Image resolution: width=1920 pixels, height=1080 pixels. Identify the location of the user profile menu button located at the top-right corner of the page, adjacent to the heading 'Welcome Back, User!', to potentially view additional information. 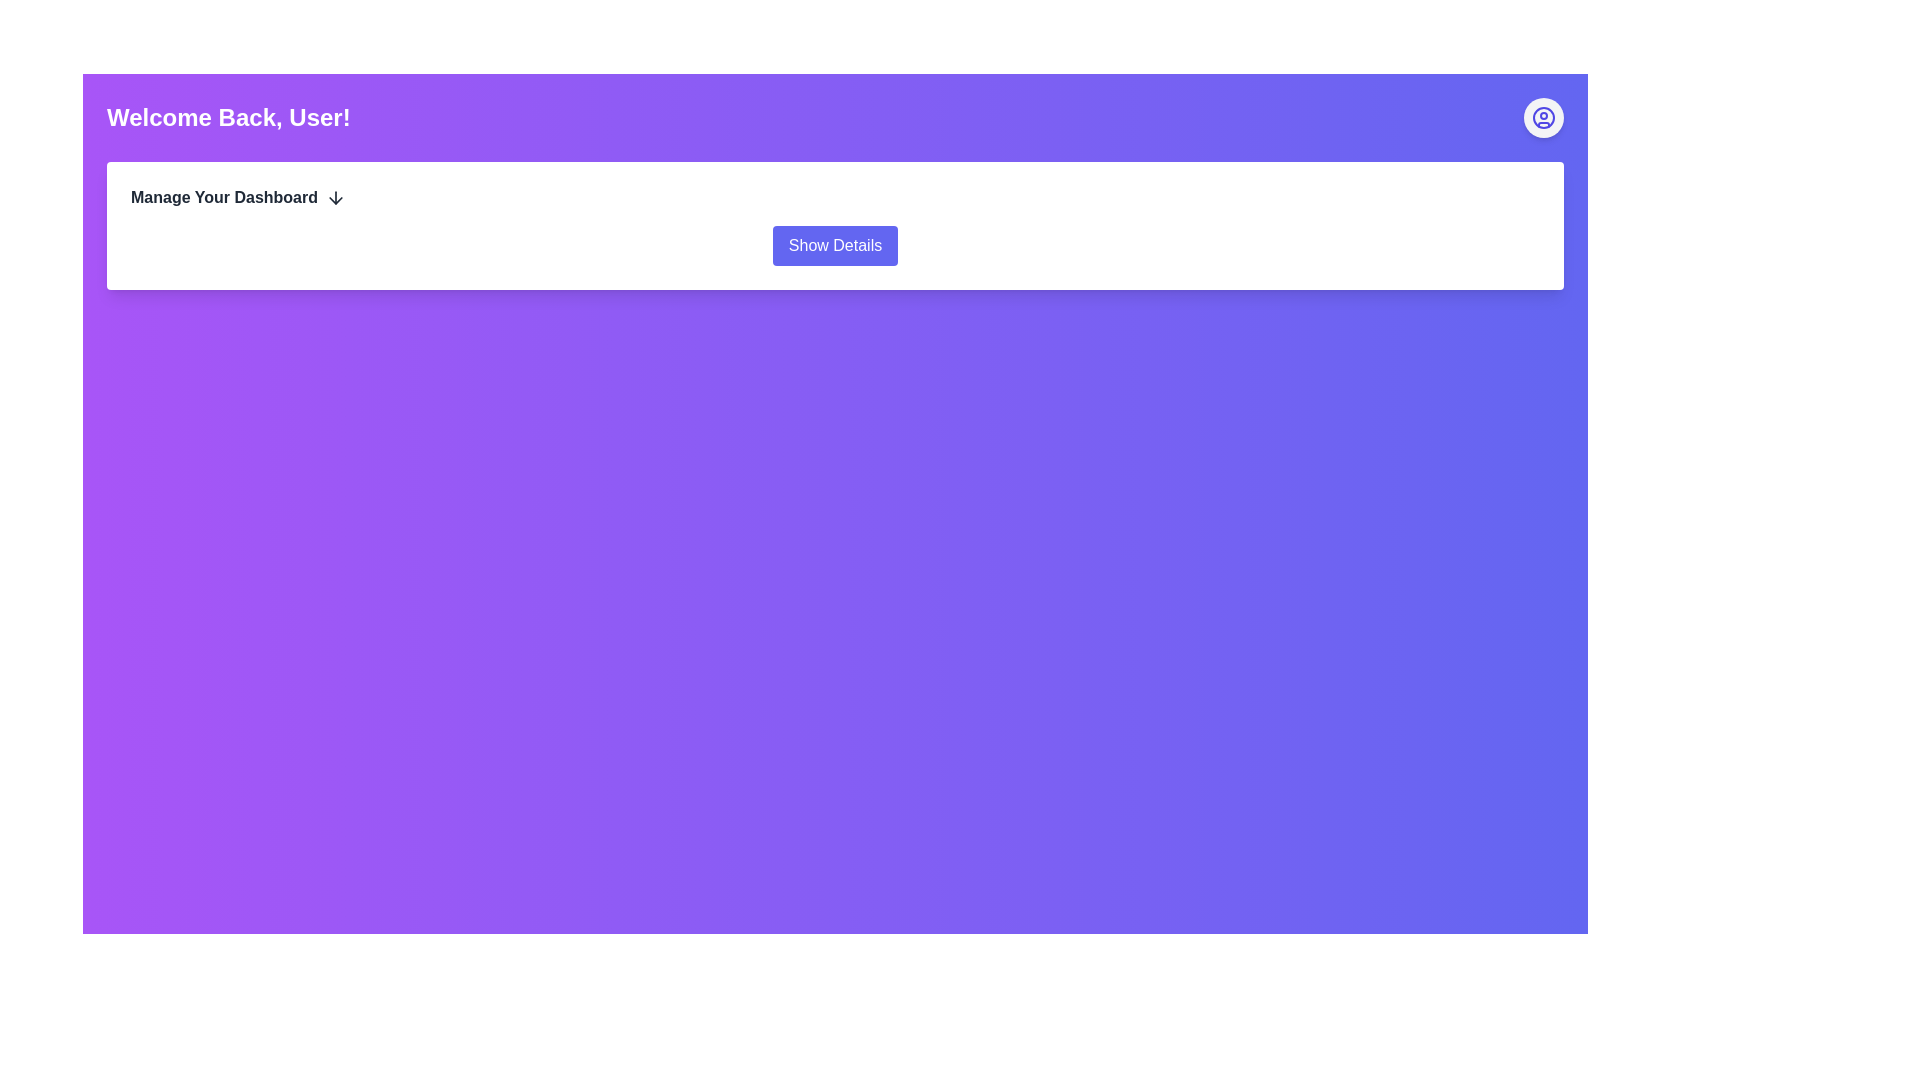
(1543, 118).